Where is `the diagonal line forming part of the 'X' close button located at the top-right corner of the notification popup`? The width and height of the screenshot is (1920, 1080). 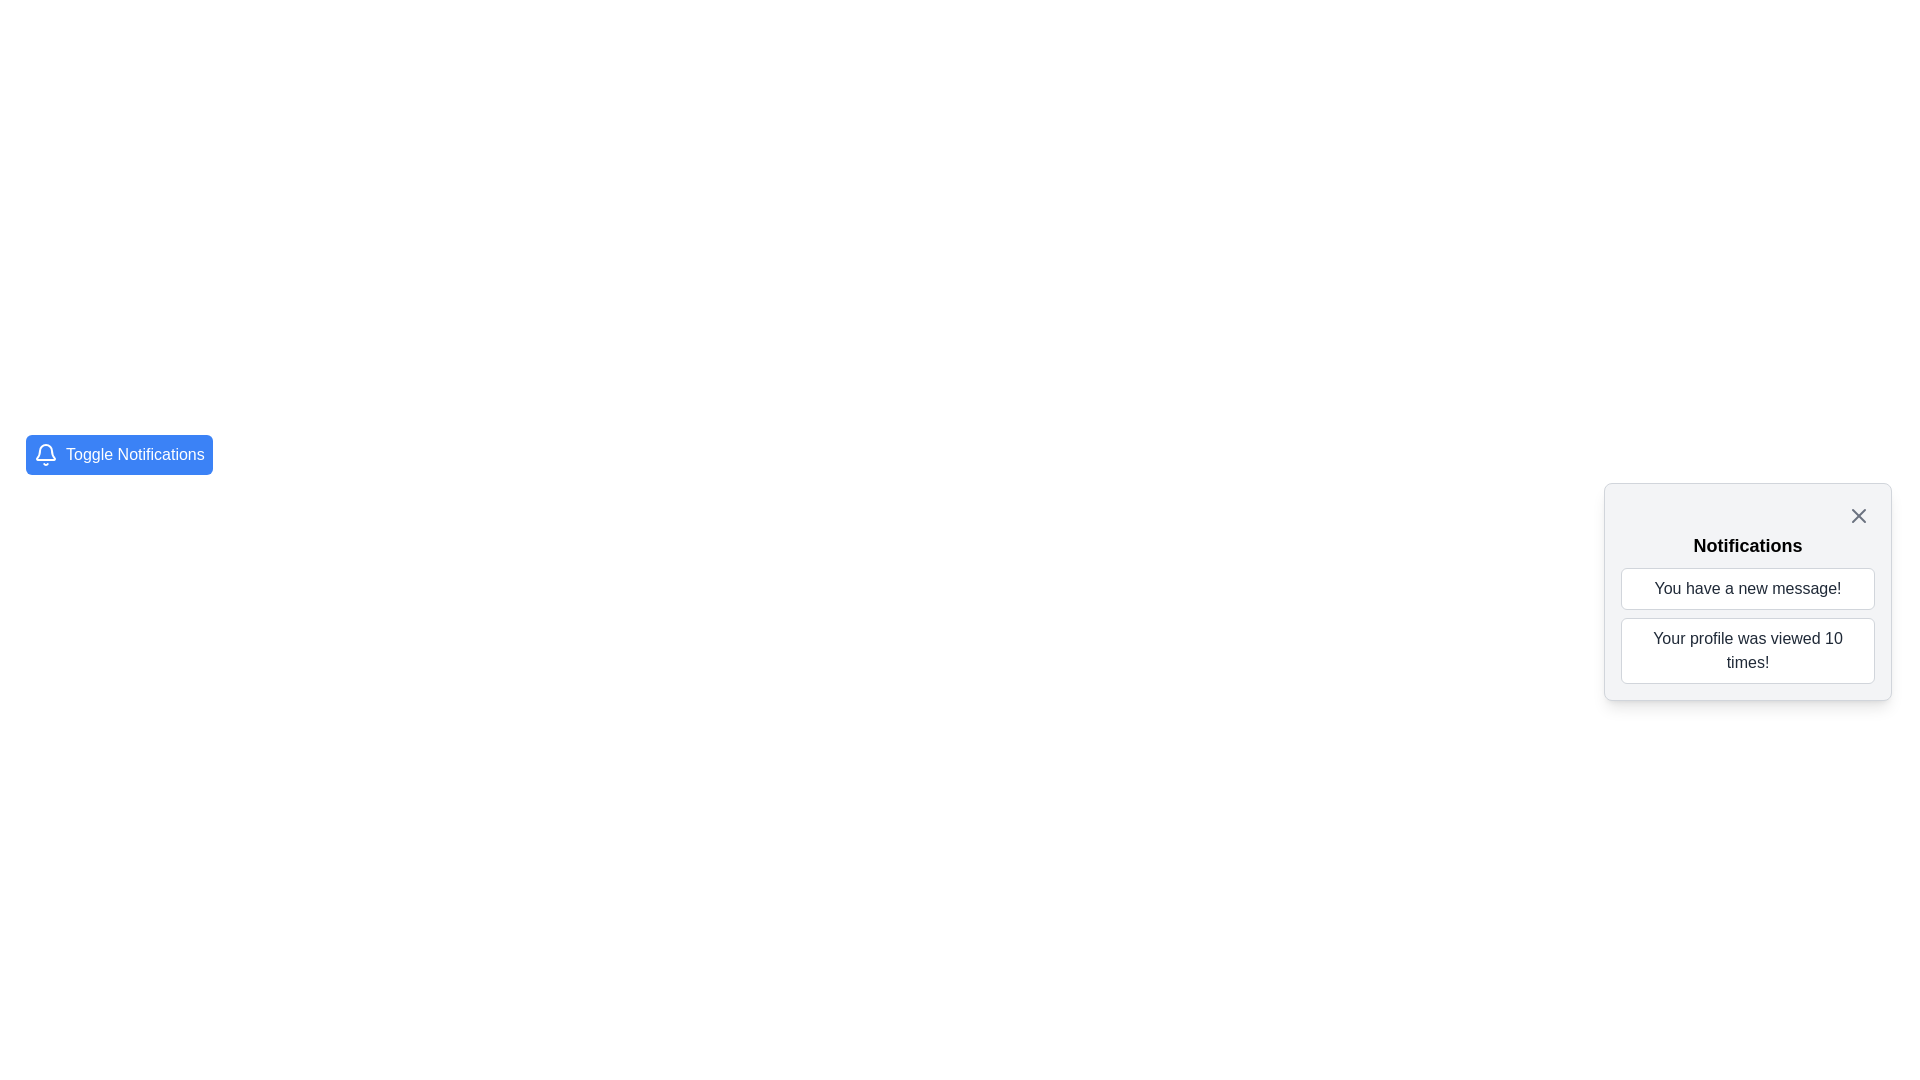
the diagonal line forming part of the 'X' close button located at the top-right corner of the notification popup is located at coordinates (1857, 515).